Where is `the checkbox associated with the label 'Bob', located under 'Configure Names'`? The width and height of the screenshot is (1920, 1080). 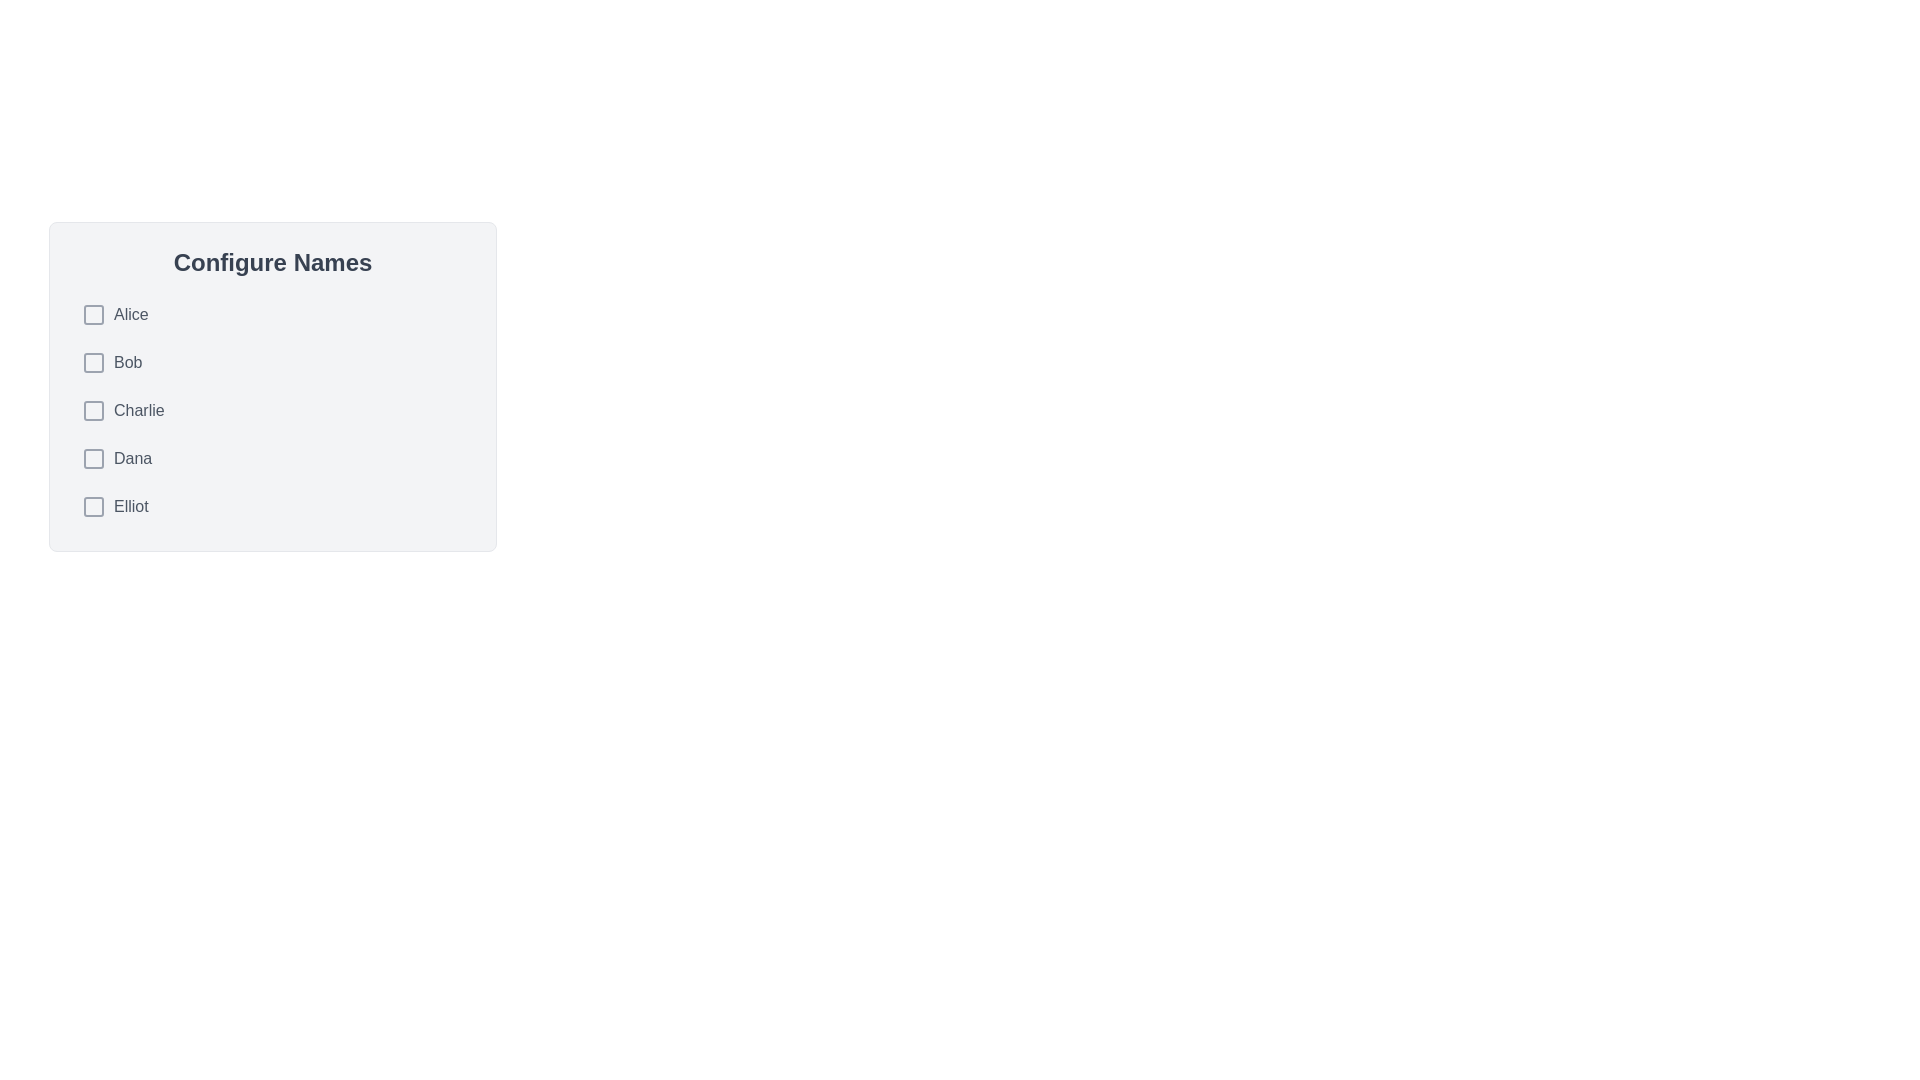 the checkbox associated with the label 'Bob', located under 'Configure Names' is located at coordinates (93, 362).